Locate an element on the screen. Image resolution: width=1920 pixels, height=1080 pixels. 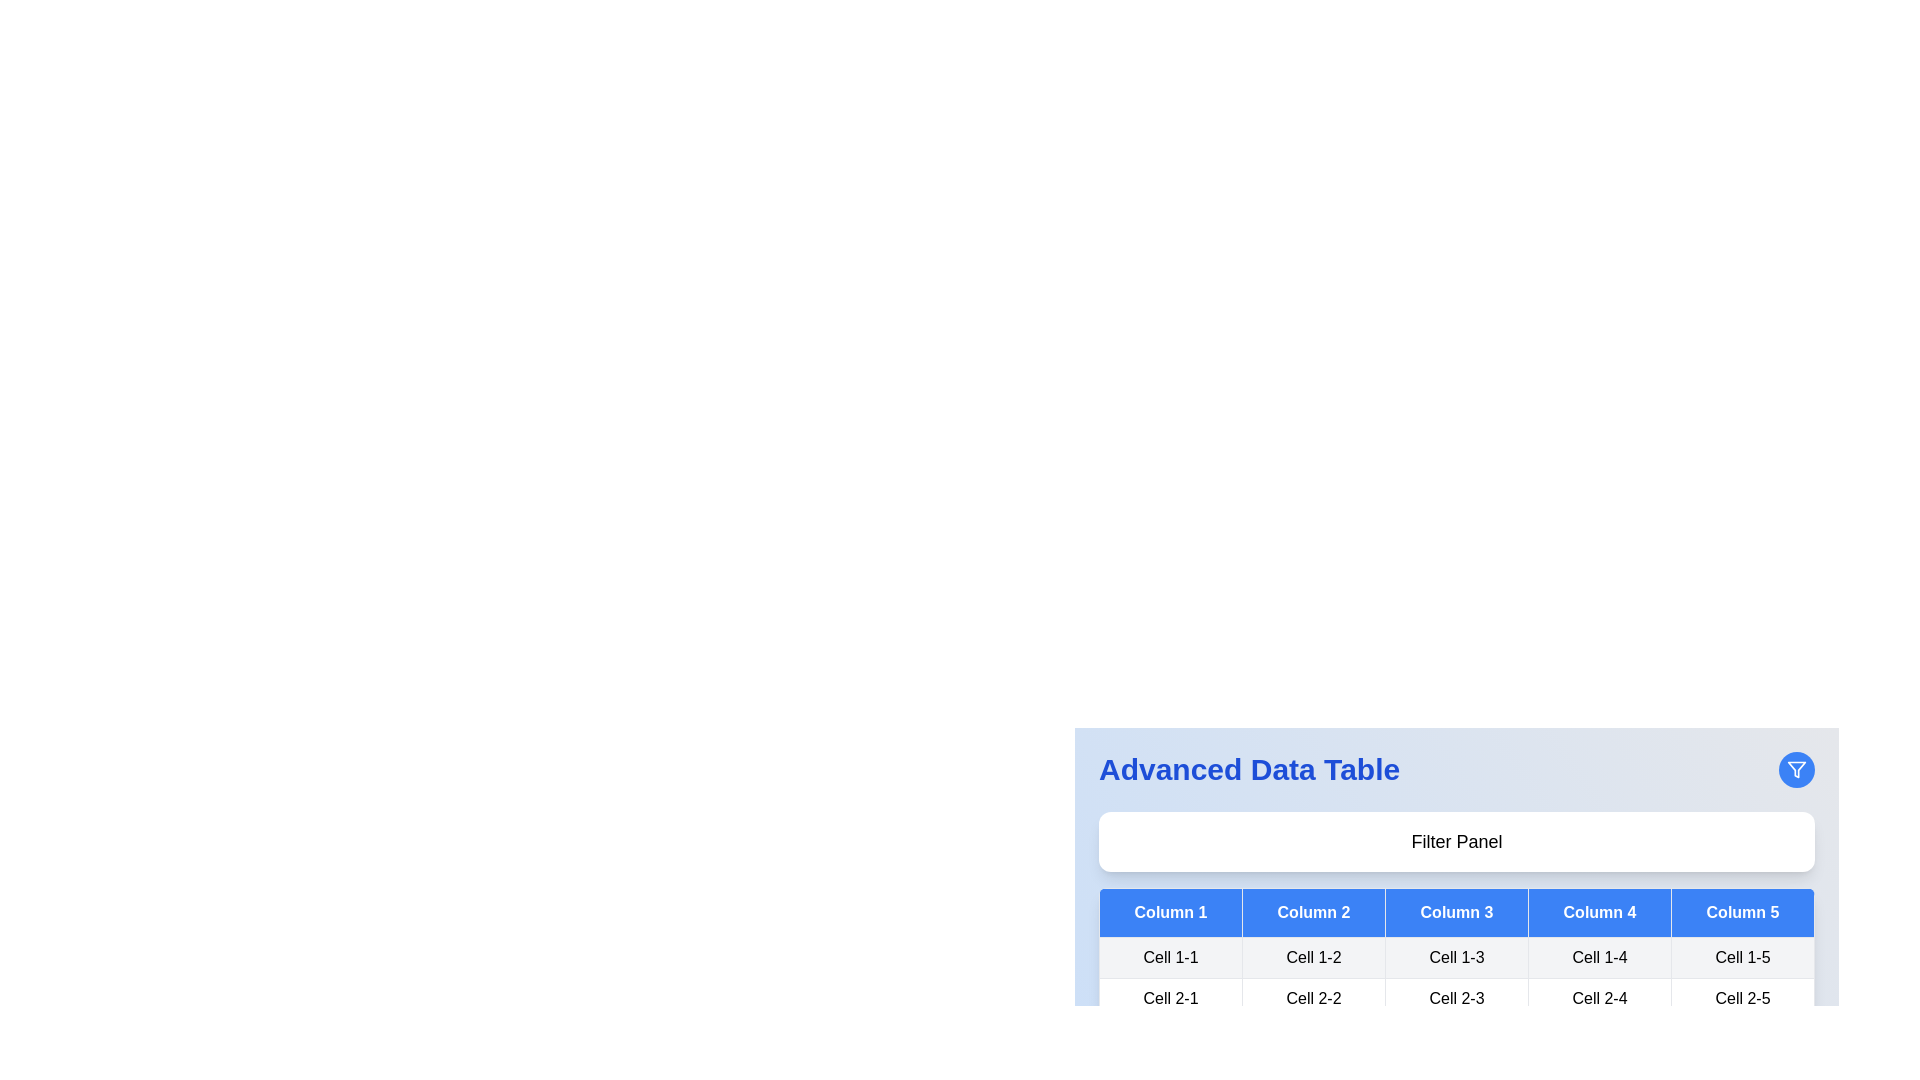
filter button to toggle the filter panel visibility is located at coordinates (1796, 769).